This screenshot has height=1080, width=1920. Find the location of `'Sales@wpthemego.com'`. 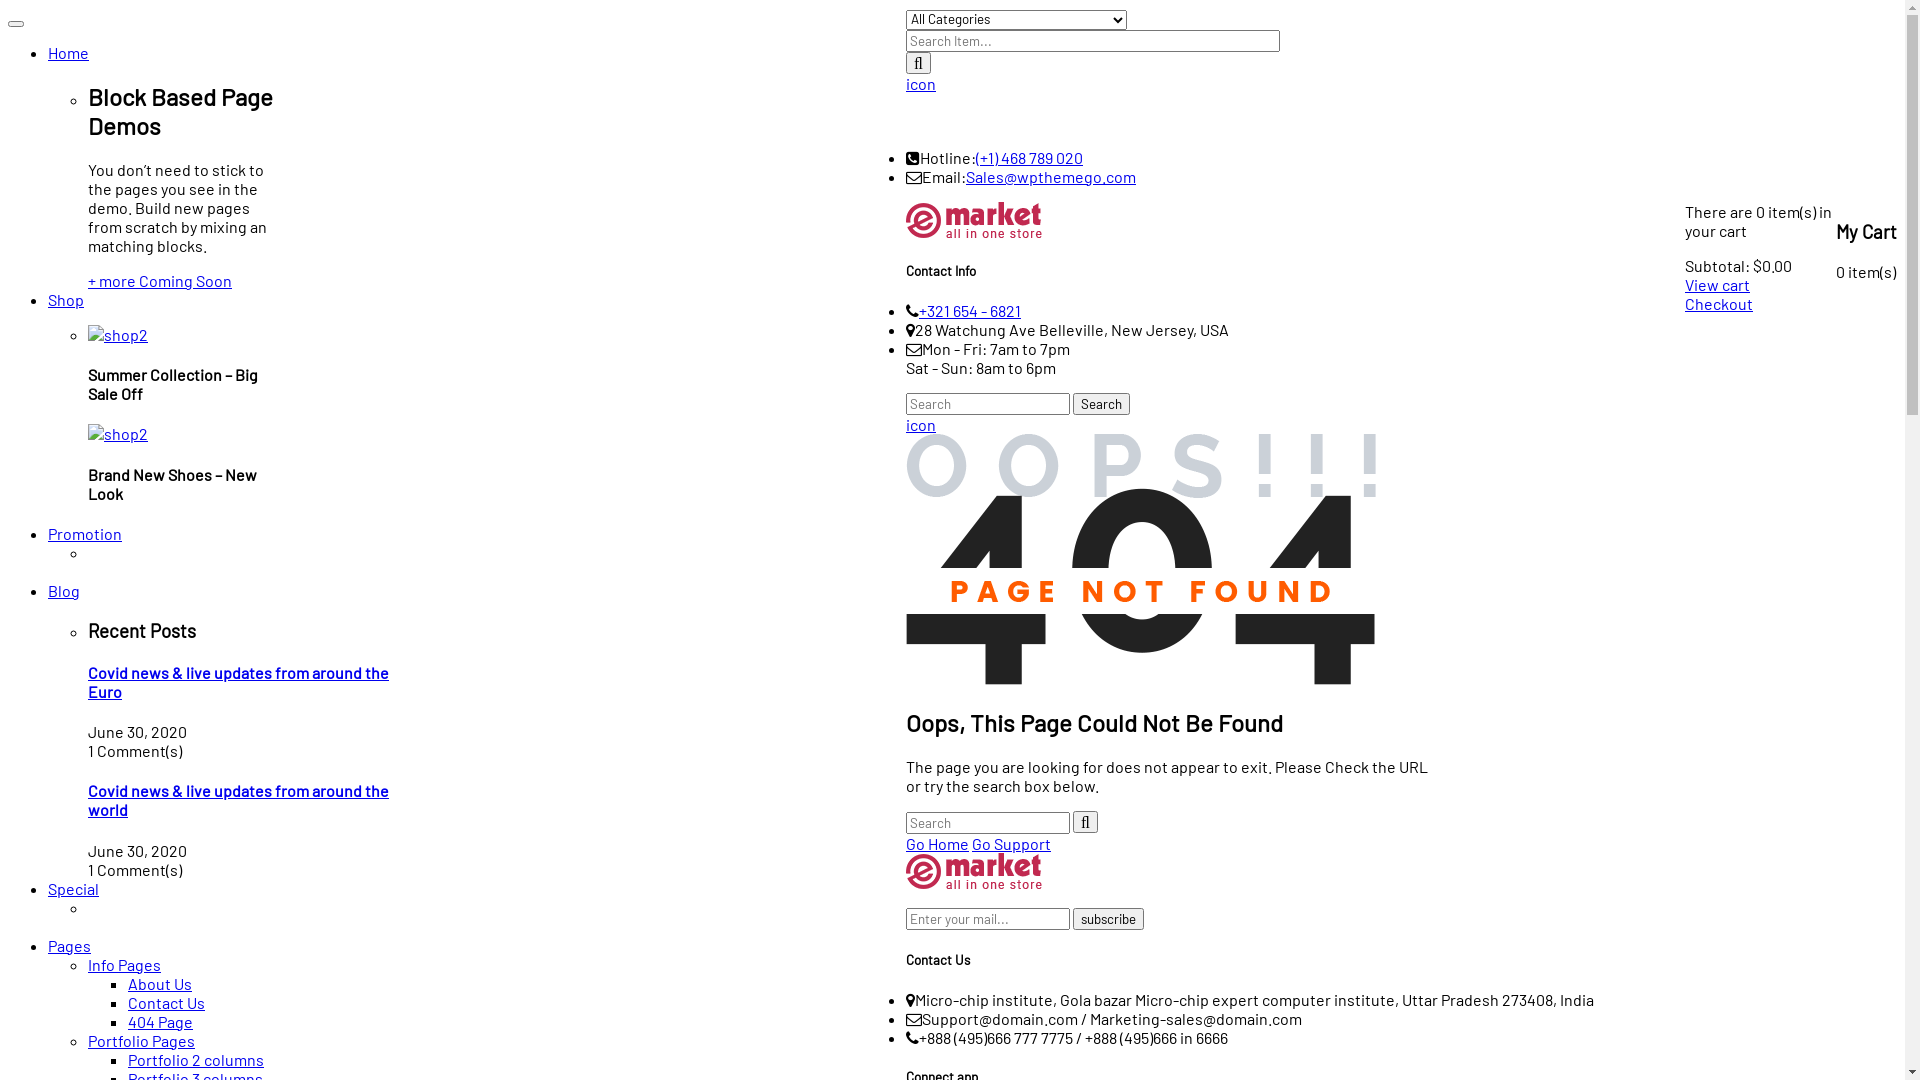

'Sales@wpthemego.com' is located at coordinates (1050, 174).